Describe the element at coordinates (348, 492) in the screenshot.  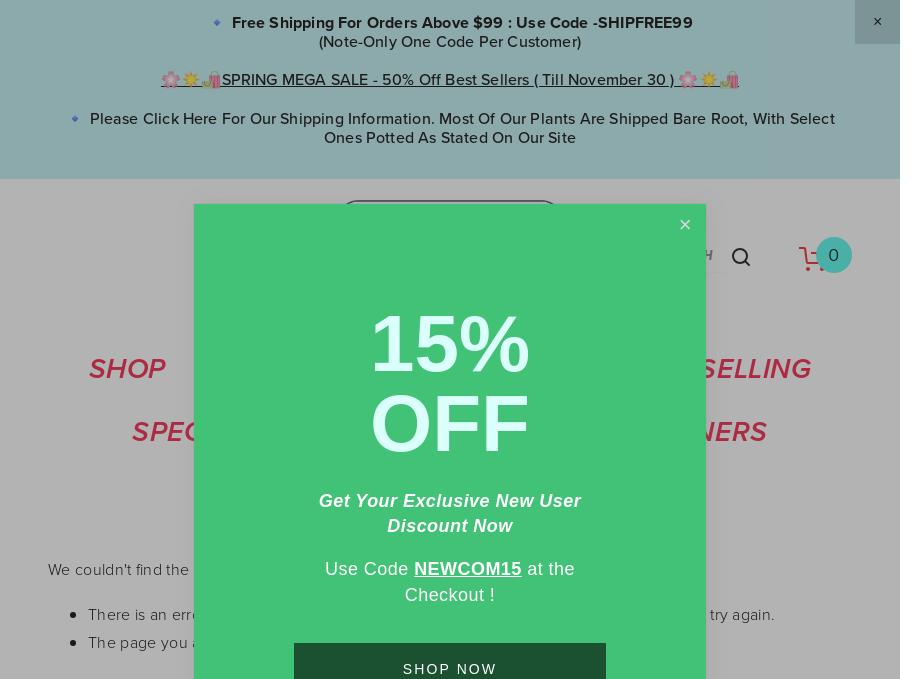
I see `'Accessories'` at that location.